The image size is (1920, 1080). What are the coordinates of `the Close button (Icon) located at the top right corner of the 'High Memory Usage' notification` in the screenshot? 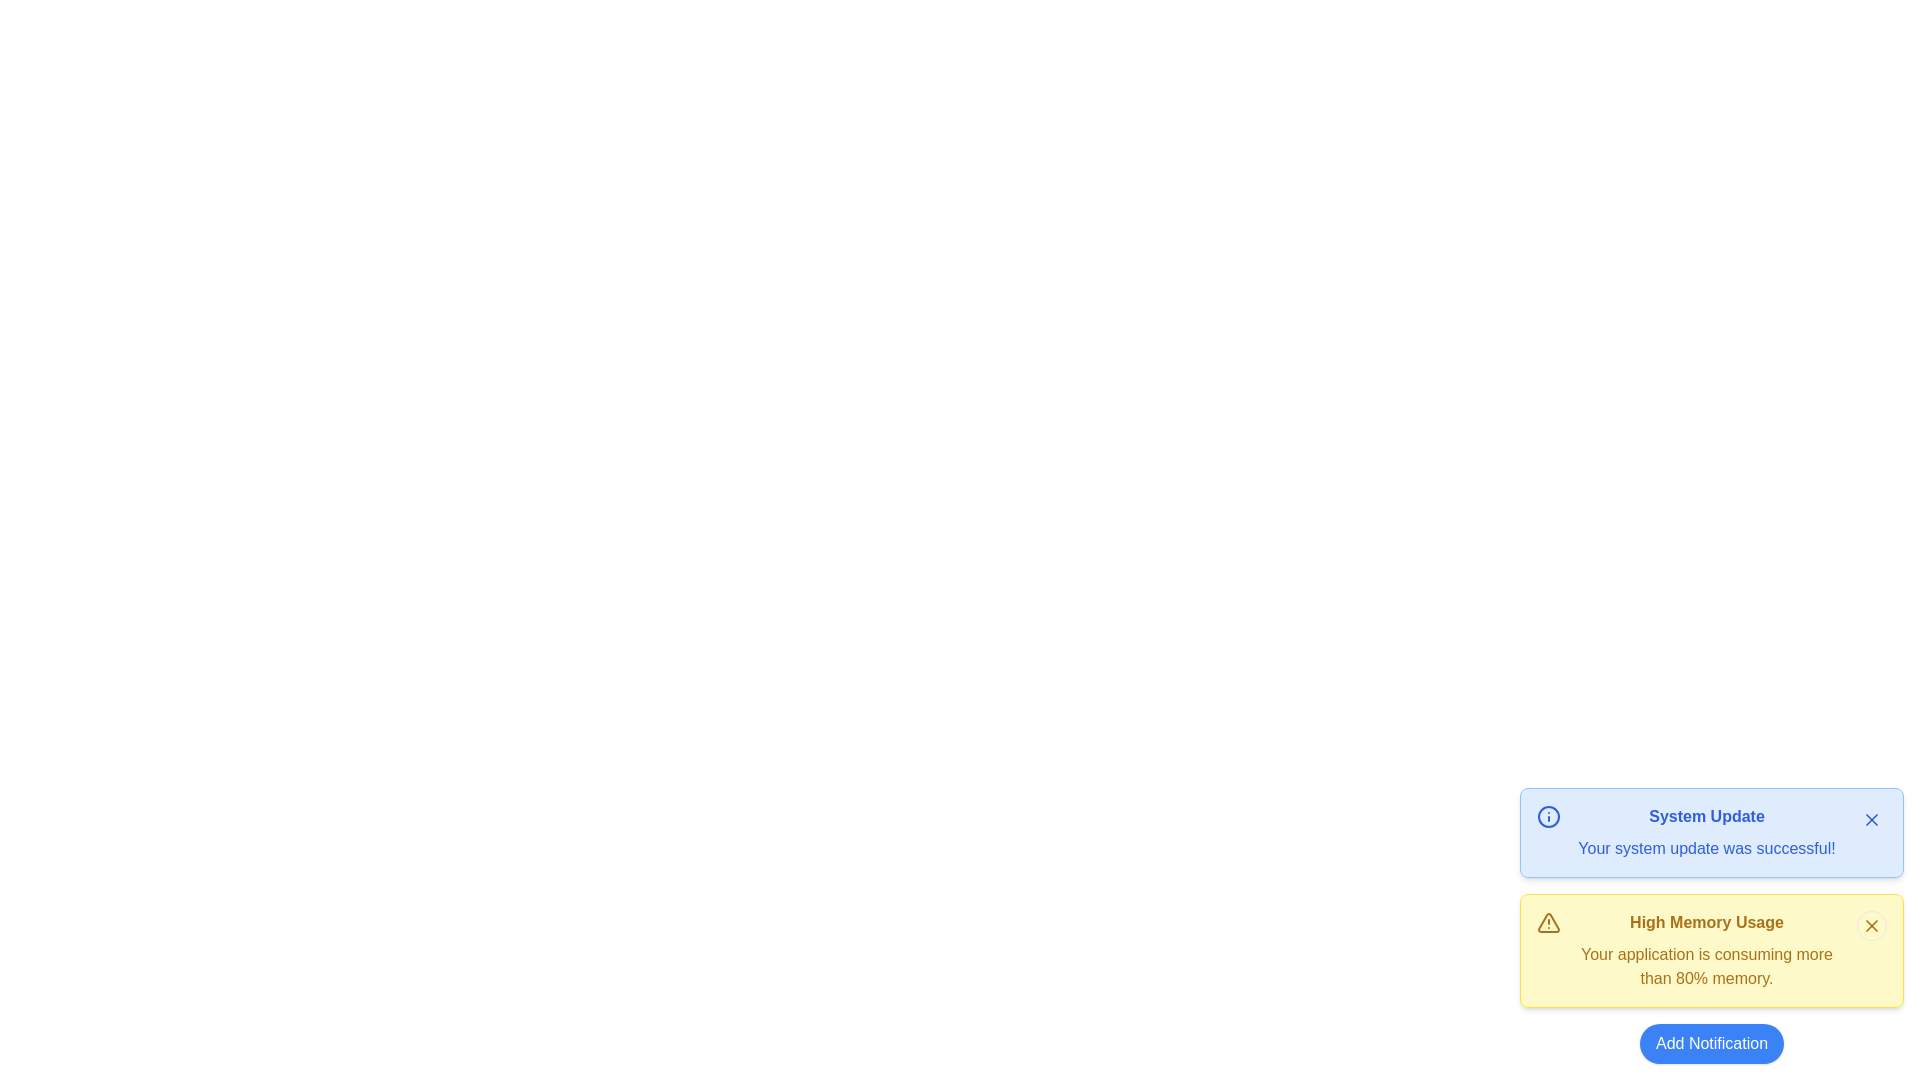 It's located at (1871, 925).